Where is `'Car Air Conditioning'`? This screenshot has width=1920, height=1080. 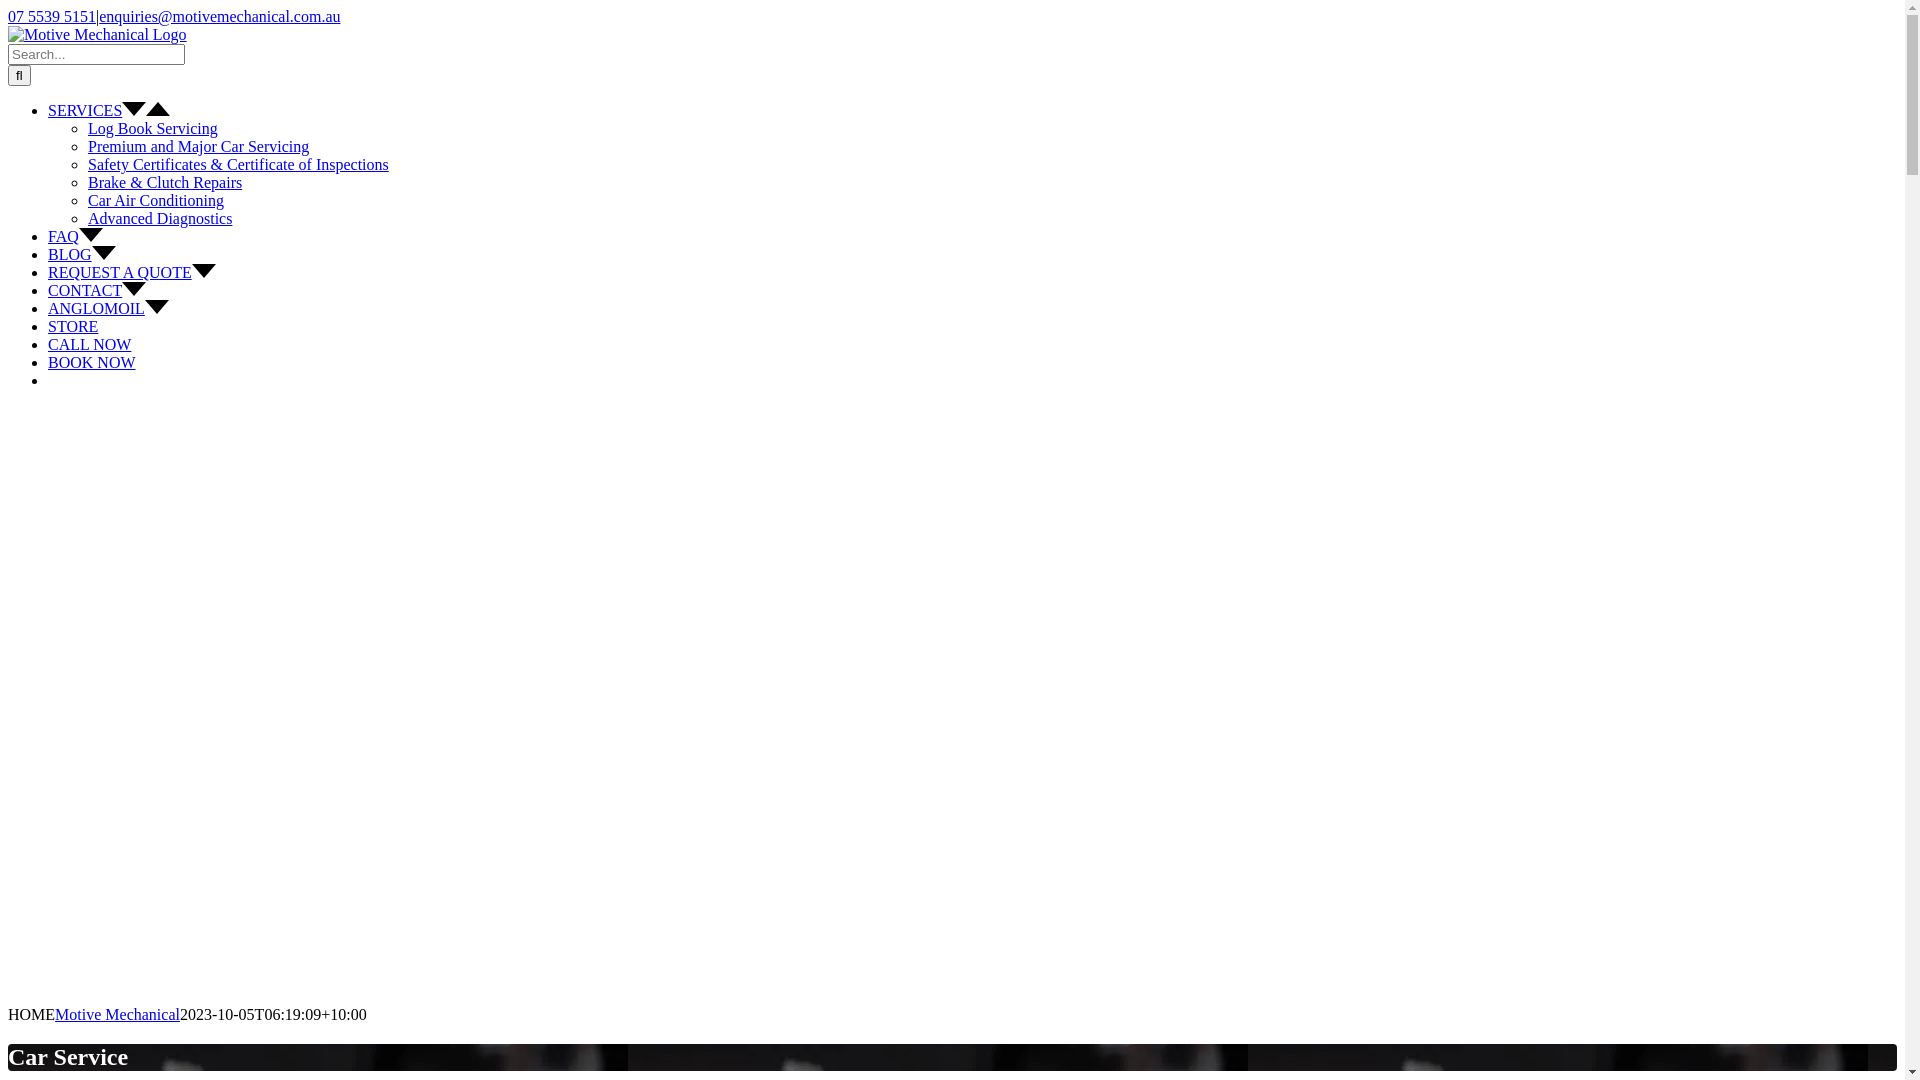 'Car Air Conditioning' is located at coordinates (155, 200).